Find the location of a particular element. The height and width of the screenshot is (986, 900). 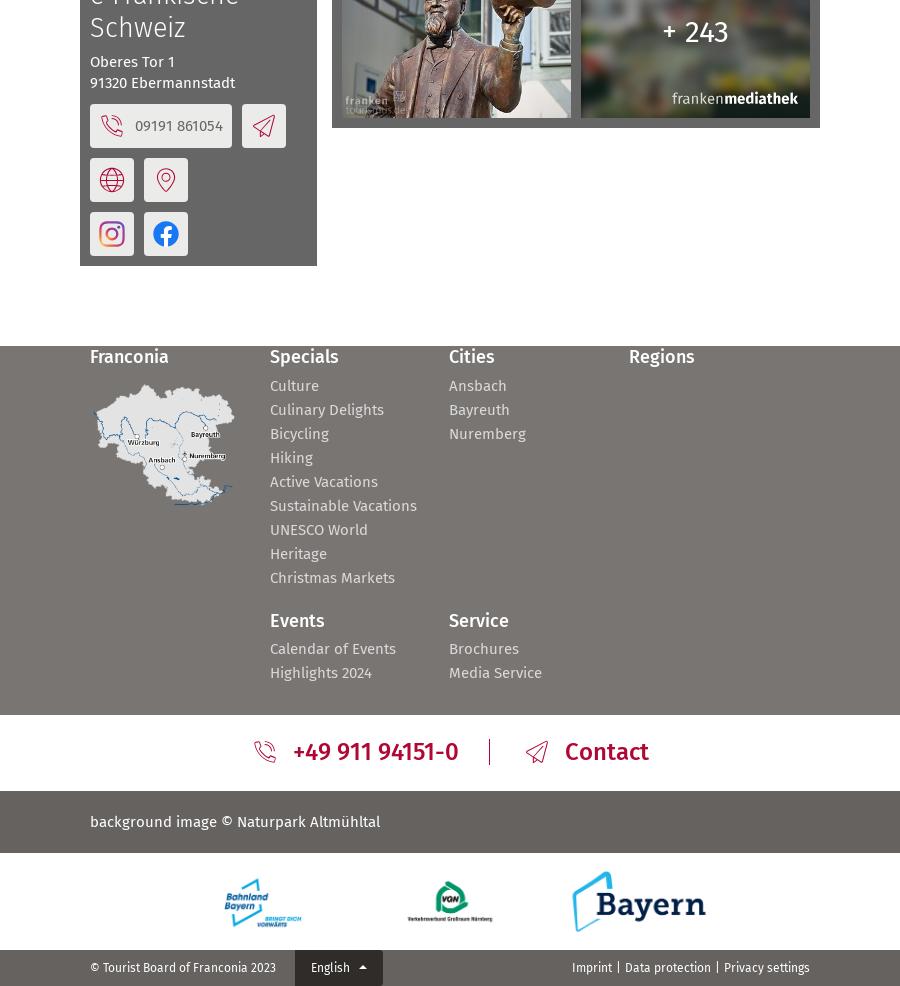

'Data protection' is located at coordinates (667, 966).